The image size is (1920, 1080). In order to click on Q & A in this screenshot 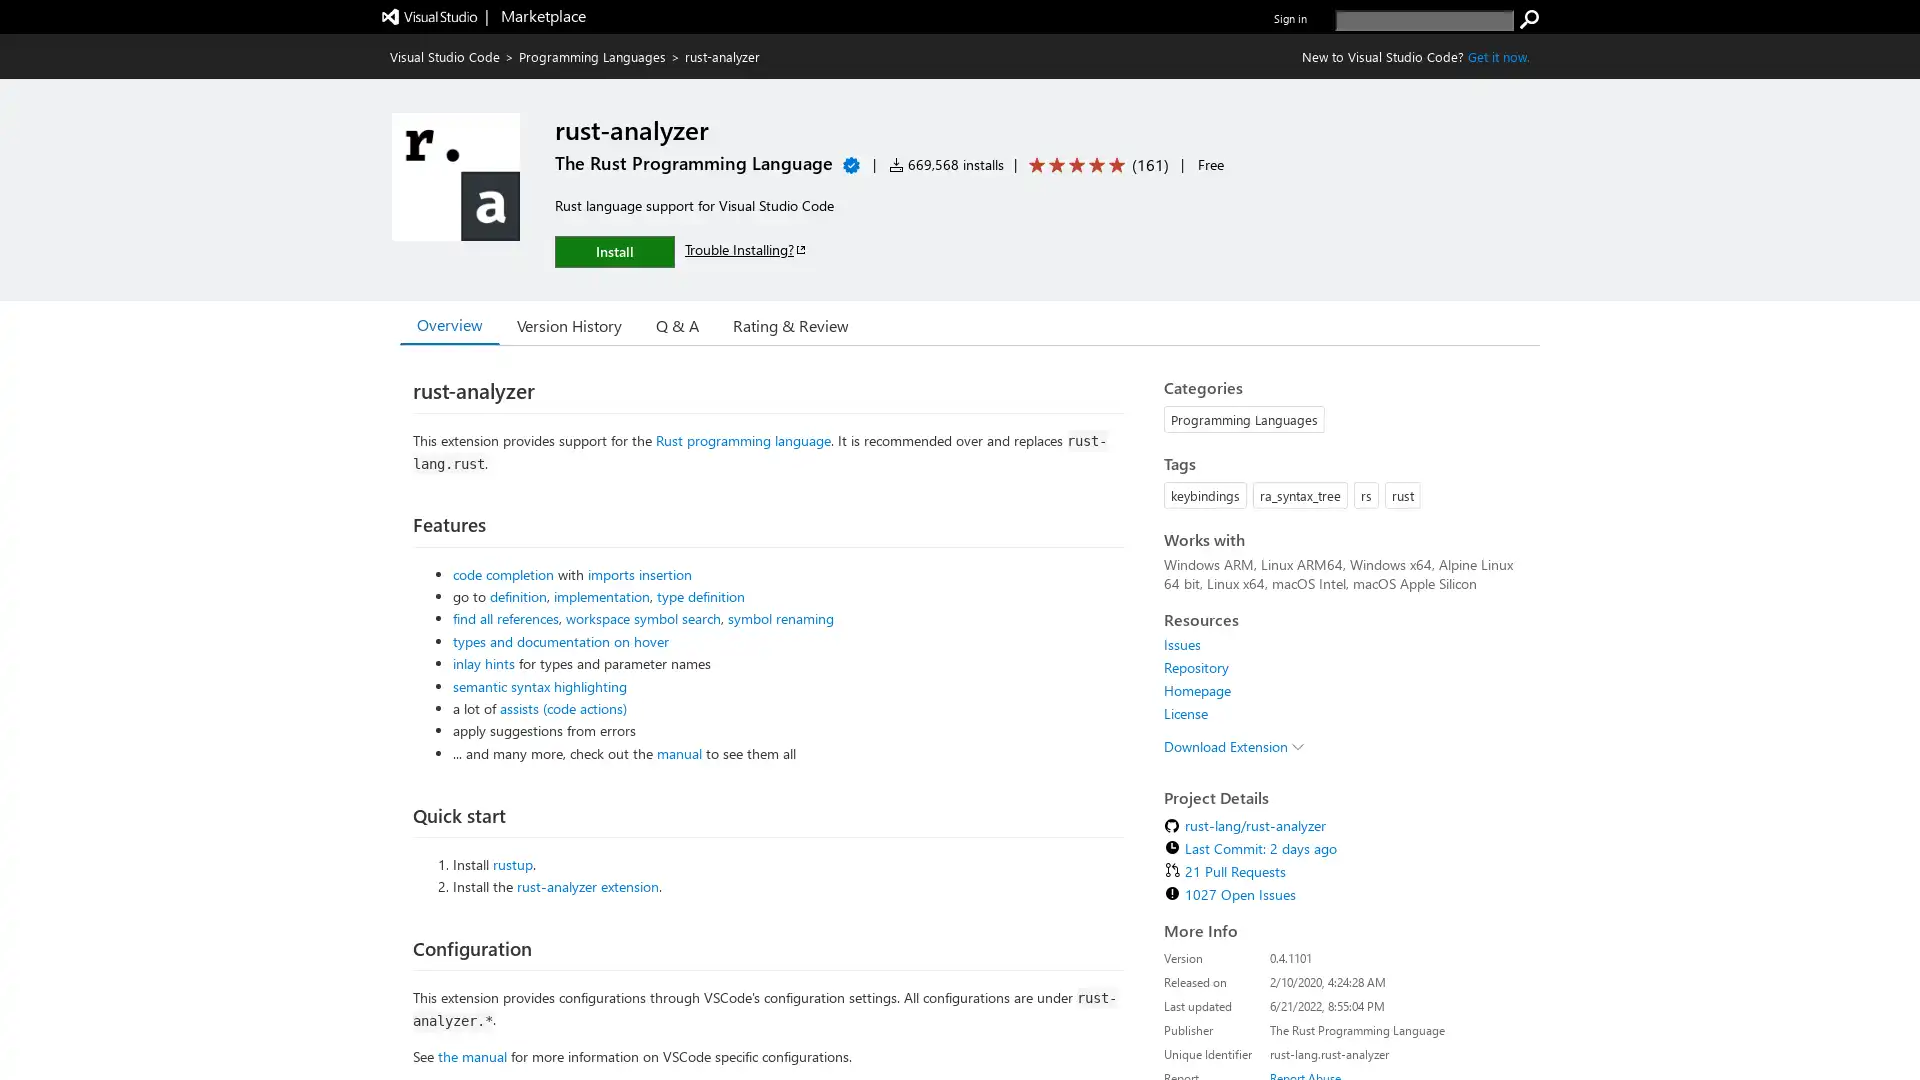, I will do `click(677, 323)`.